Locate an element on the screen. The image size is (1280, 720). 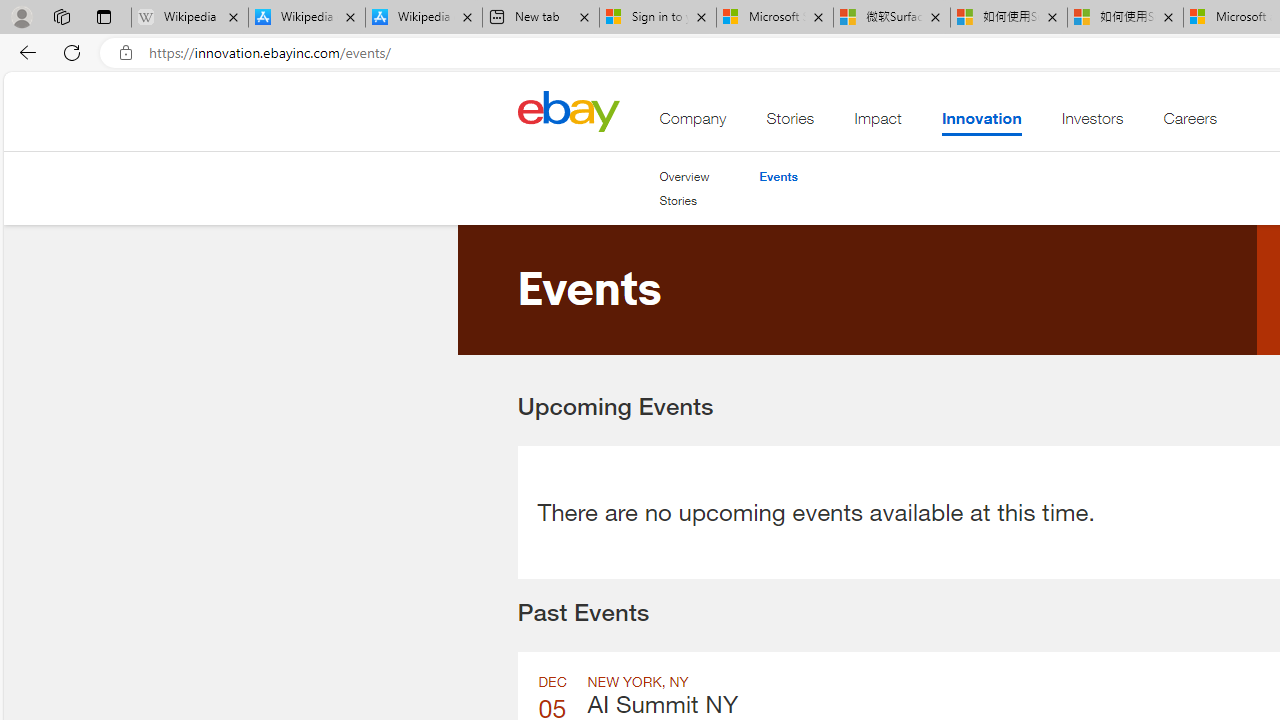
'Events' is located at coordinates (777, 176).